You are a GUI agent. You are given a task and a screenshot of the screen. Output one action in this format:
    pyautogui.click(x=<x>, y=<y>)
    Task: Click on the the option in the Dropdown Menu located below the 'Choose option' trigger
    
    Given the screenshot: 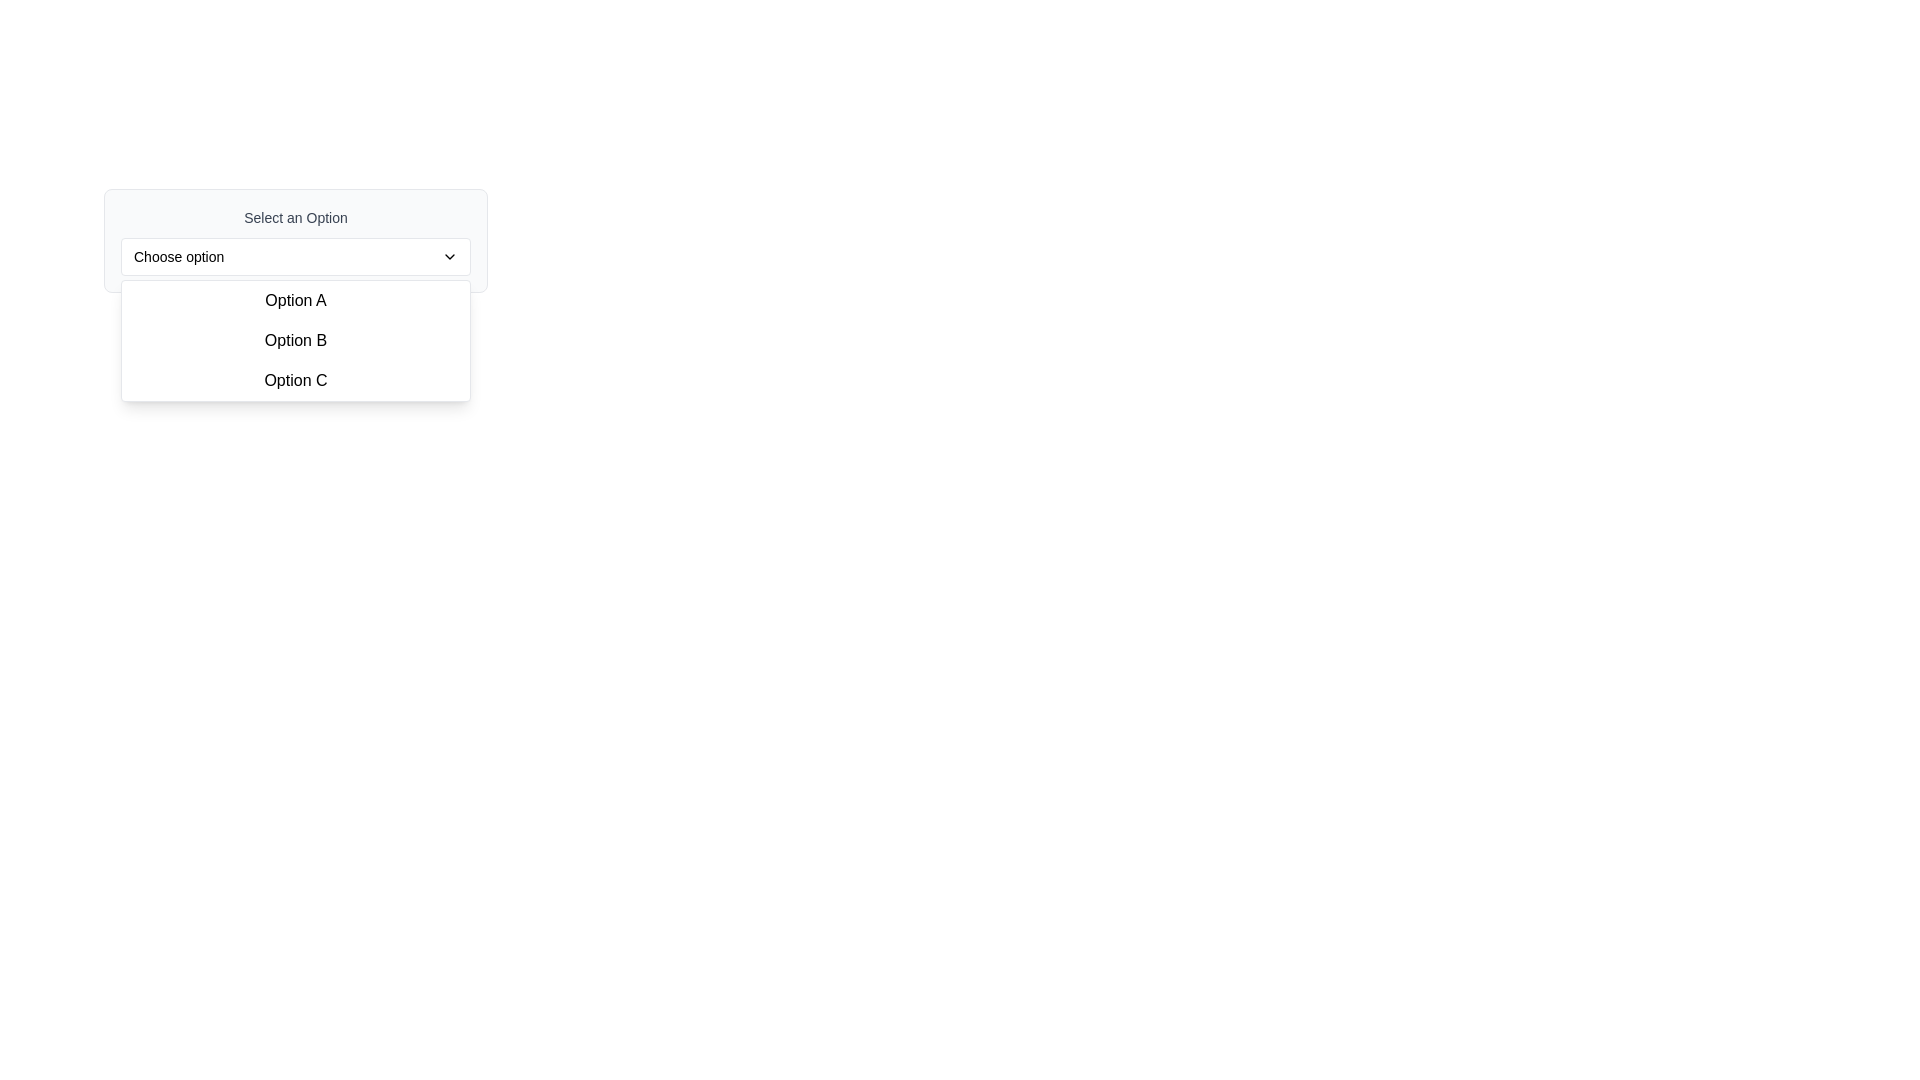 What is the action you would take?
    pyautogui.click(x=295, y=339)
    